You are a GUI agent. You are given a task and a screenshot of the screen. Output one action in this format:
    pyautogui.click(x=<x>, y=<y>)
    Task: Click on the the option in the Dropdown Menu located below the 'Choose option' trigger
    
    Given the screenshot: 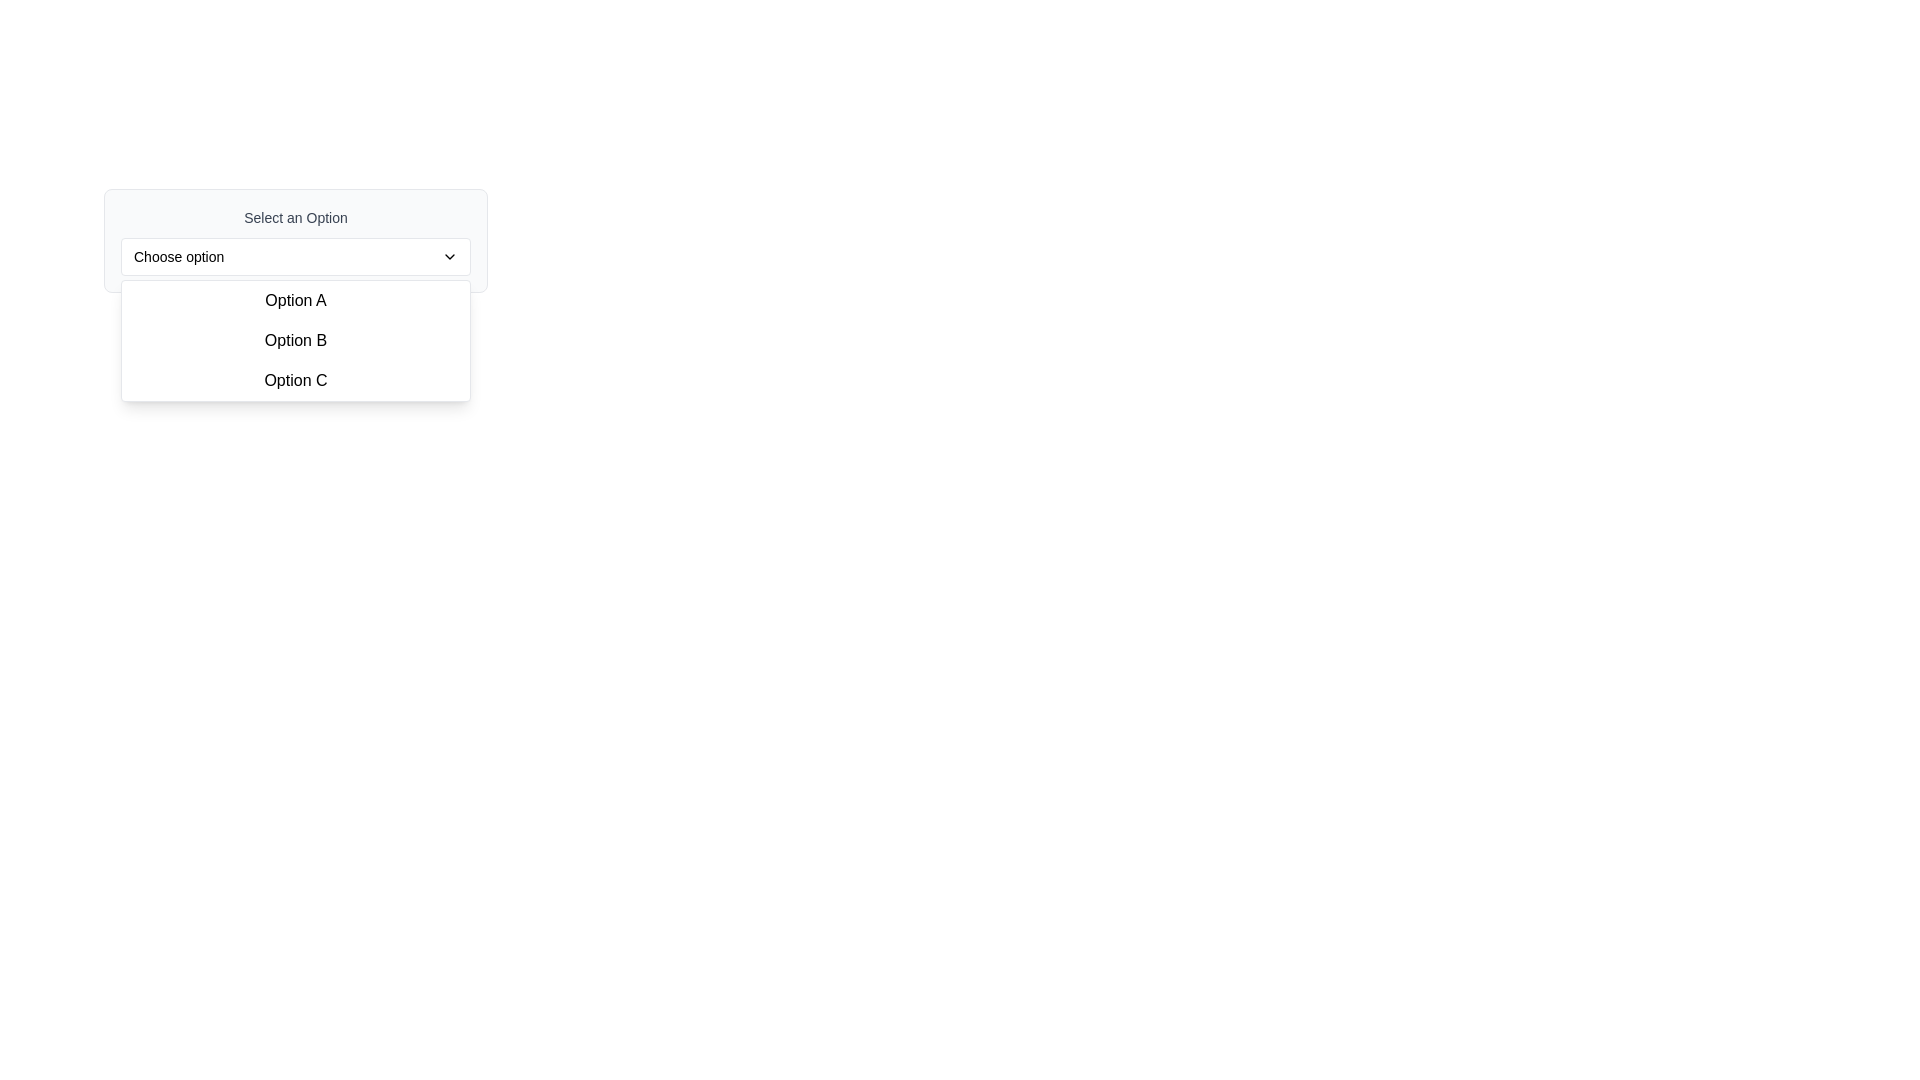 What is the action you would take?
    pyautogui.click(x=295, y=339)
    